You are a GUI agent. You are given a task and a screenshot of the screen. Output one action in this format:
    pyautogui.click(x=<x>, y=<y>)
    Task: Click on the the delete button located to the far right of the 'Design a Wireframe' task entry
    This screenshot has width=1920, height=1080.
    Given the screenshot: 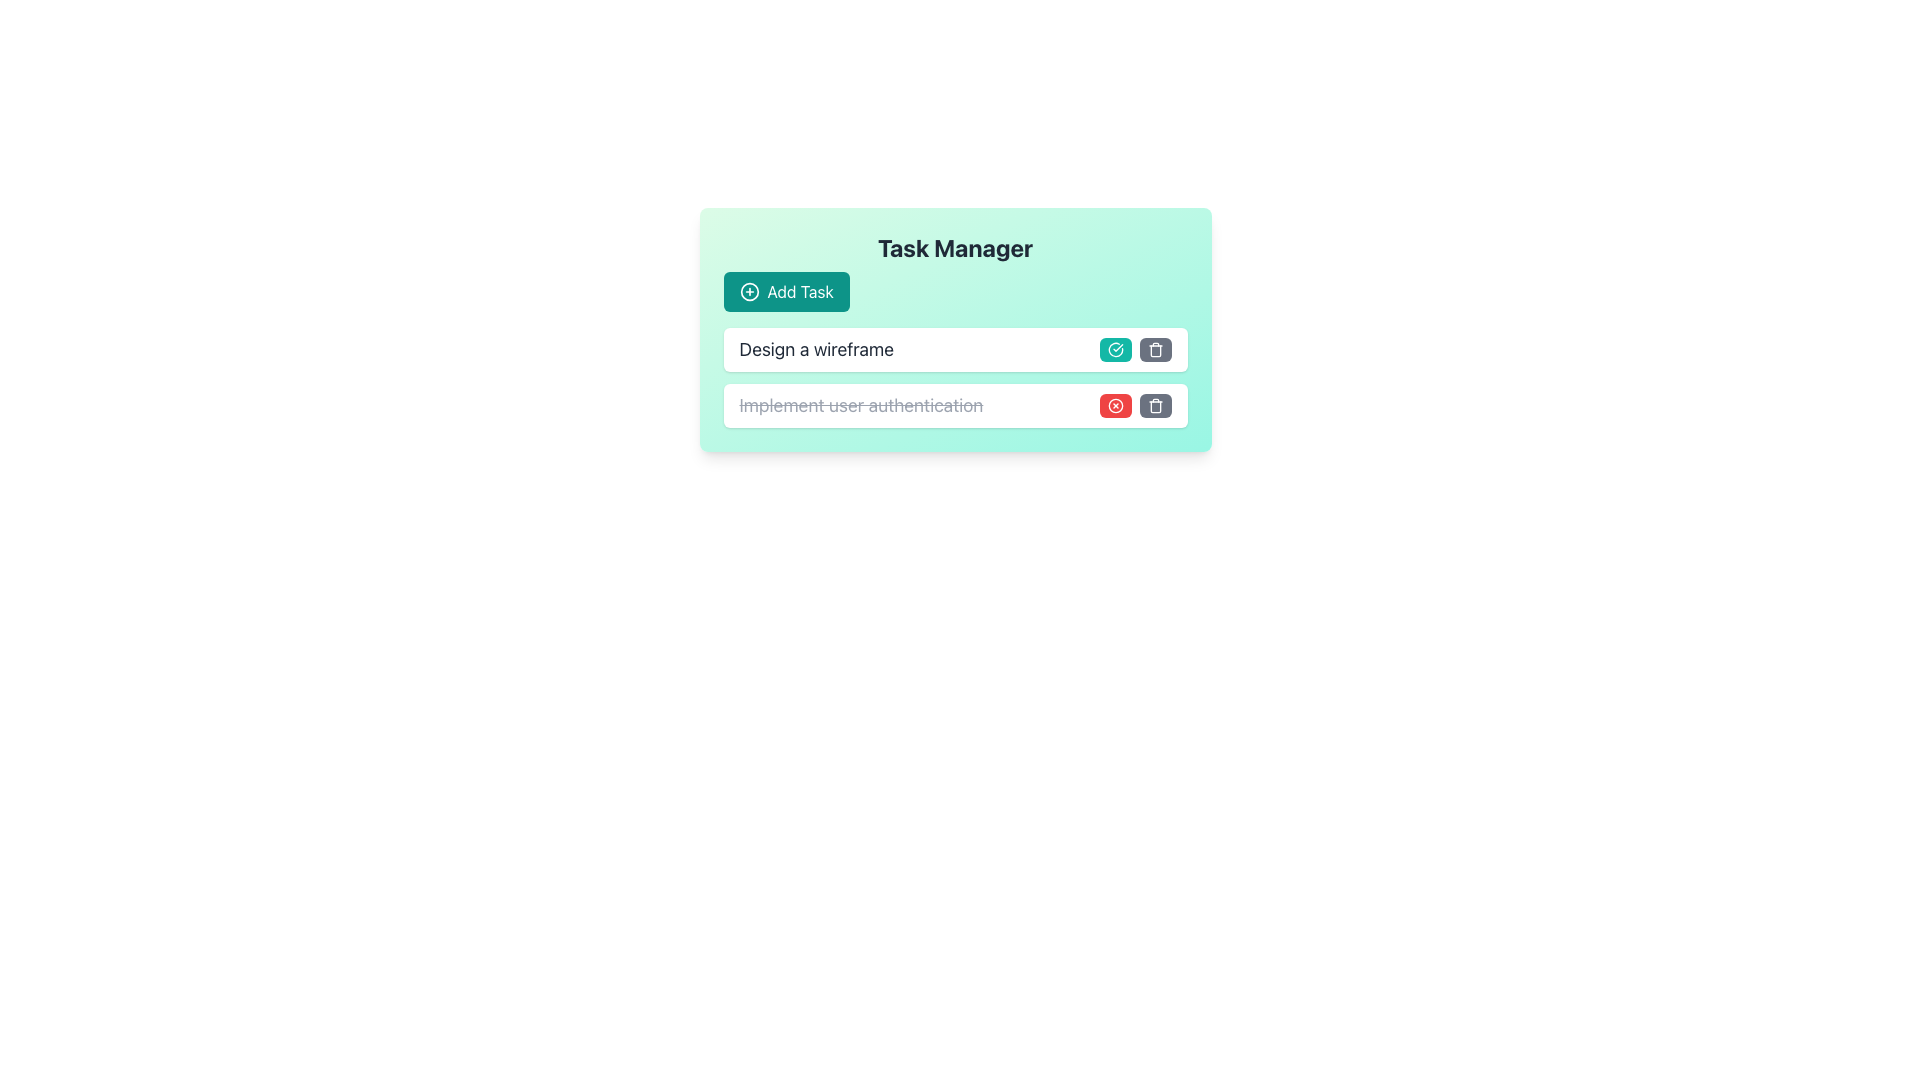 What is the action you would take?
    pyautogui.click(x=1155, y=349)
    